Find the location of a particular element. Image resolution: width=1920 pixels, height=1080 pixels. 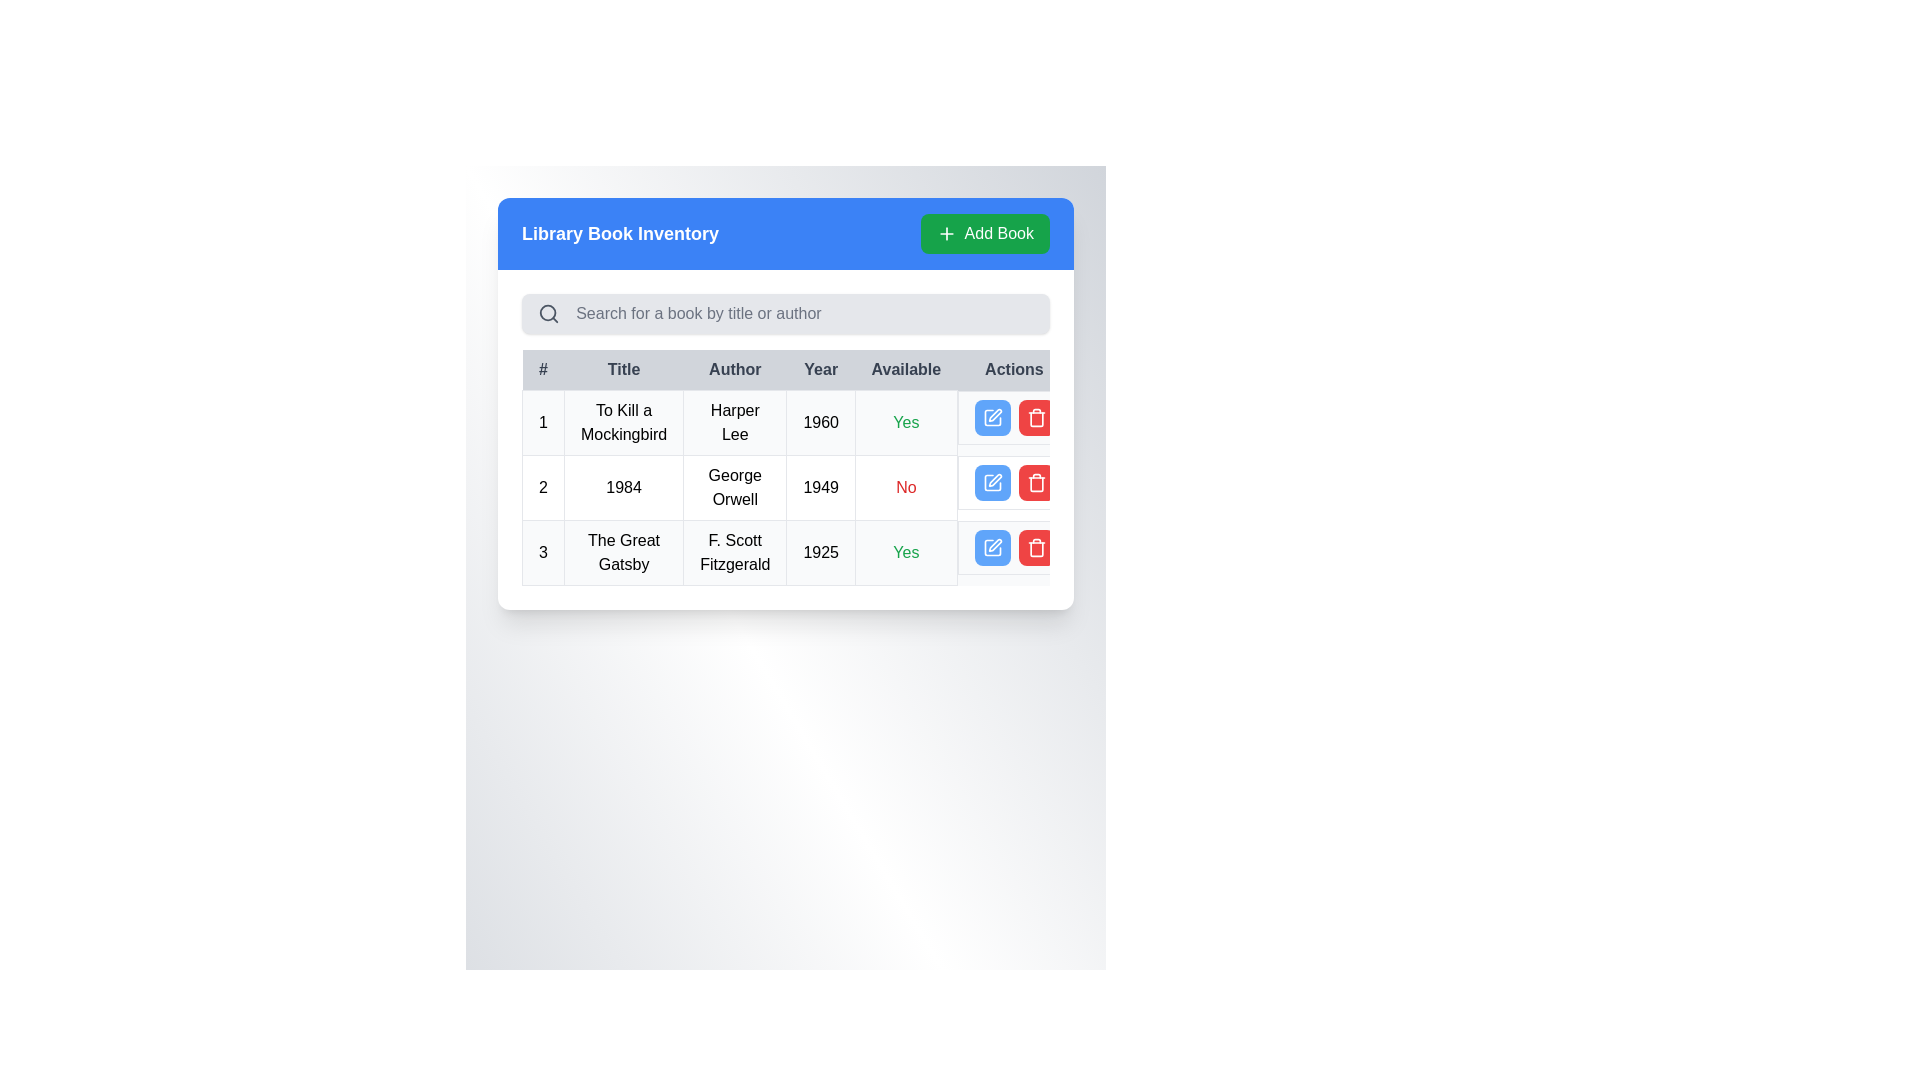

the SVG circle element that represents the search functionality of the input field, which is part of the search icon adjacent to the input box under the 'Library Book Inventory' header is located at coordinates (548, 313).